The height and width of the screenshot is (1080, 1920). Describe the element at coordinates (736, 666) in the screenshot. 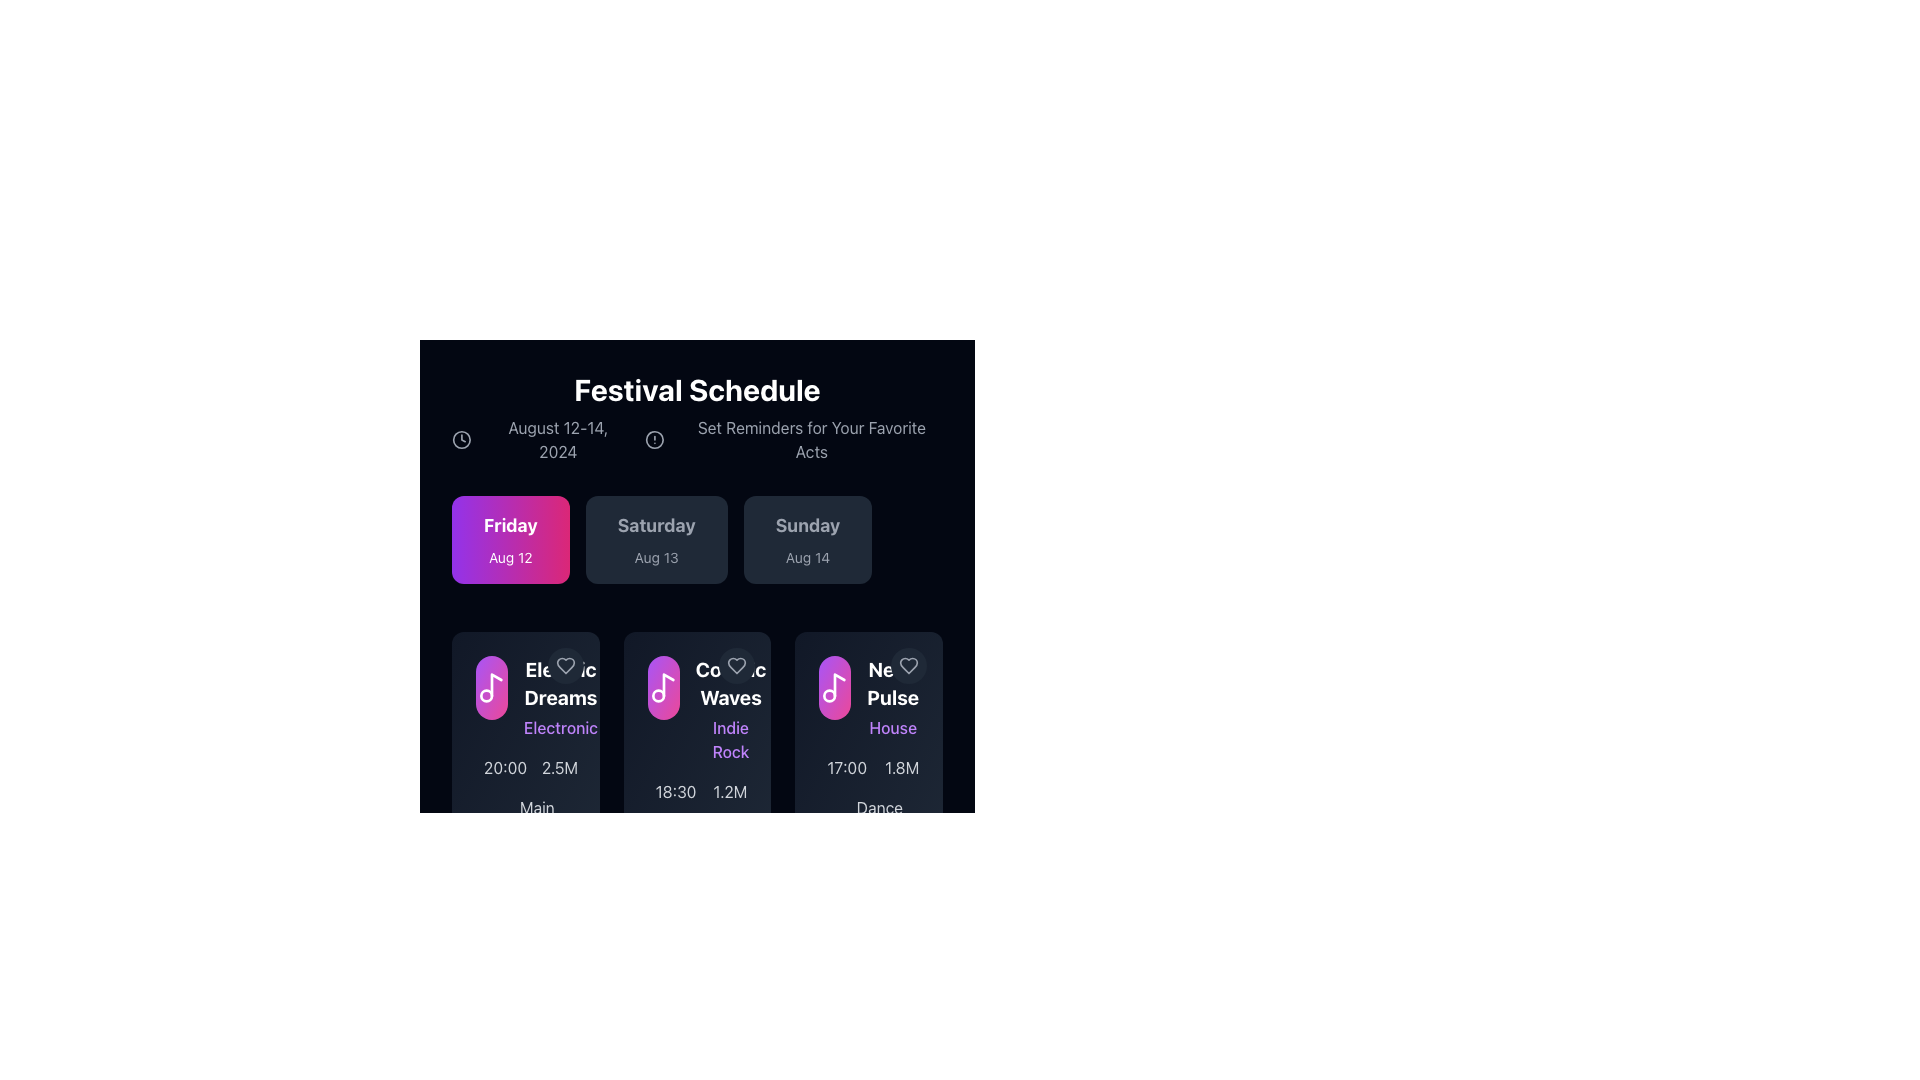

I see `the favorite toggle button for the 'Cosmic Waves' event located at the top-right corner of the event card` at that location.